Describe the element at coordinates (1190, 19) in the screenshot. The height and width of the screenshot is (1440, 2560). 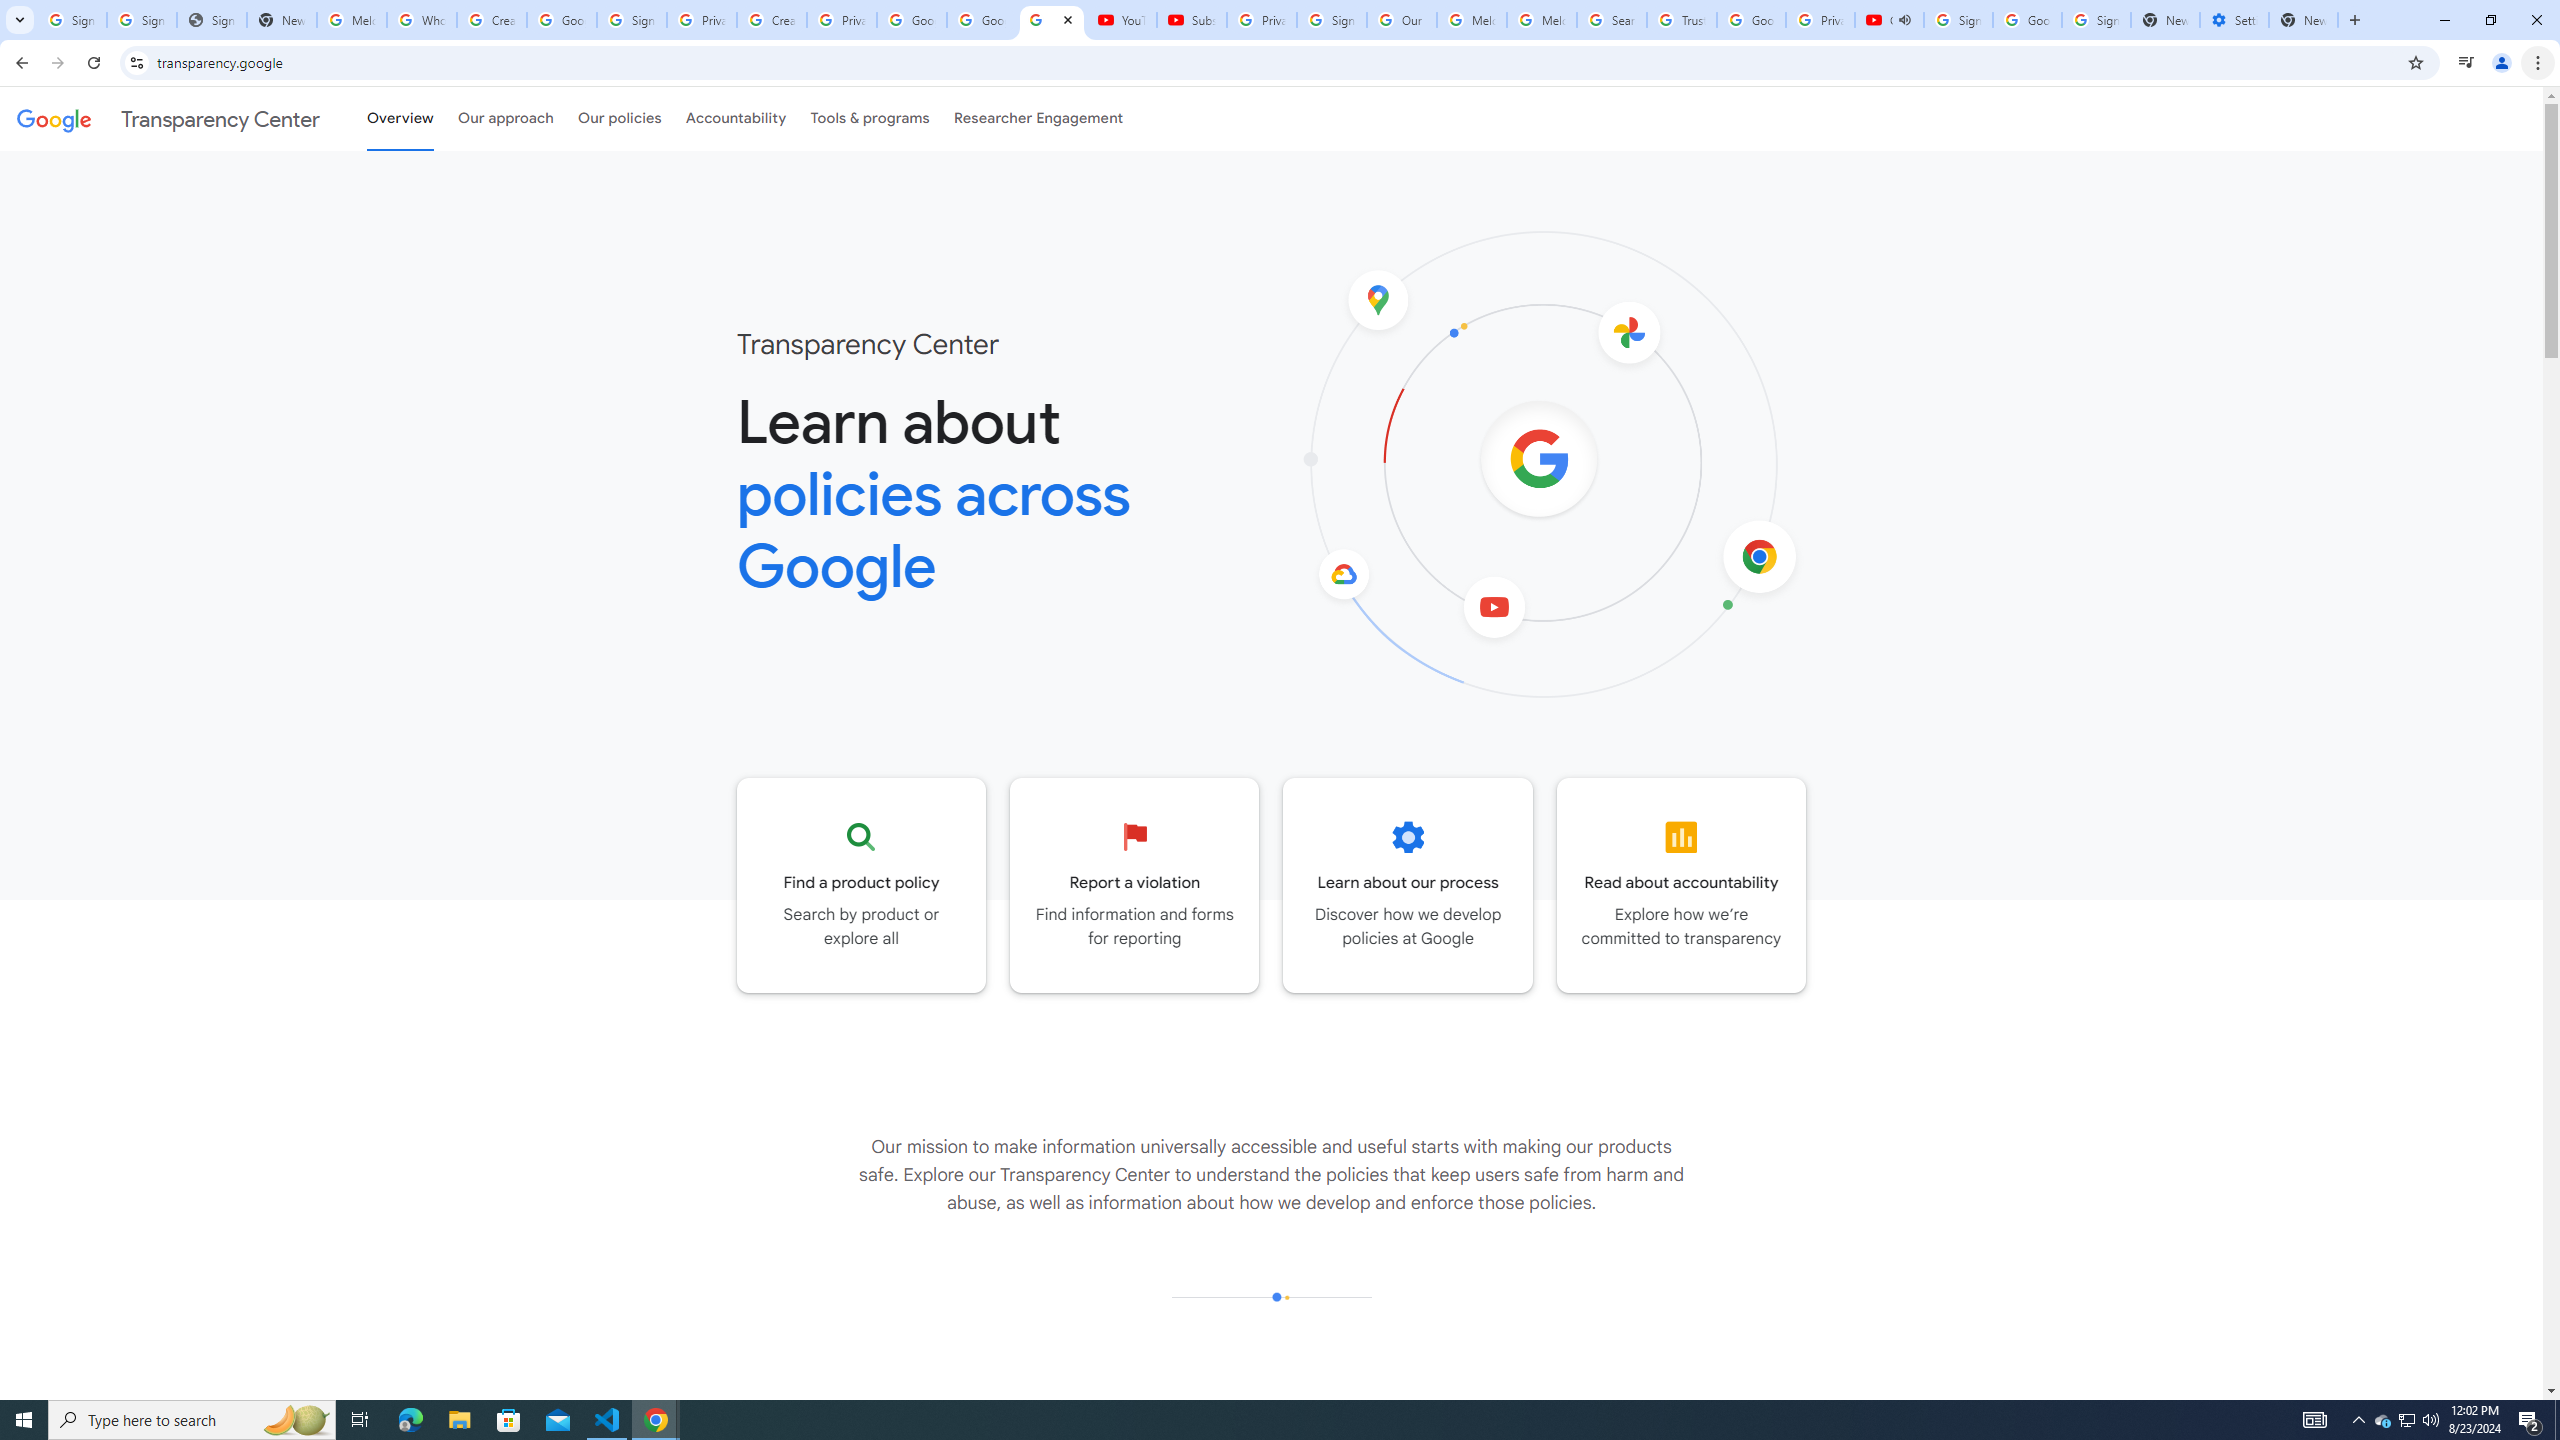
I see `'Subscriptions - YouTube'` at that location.